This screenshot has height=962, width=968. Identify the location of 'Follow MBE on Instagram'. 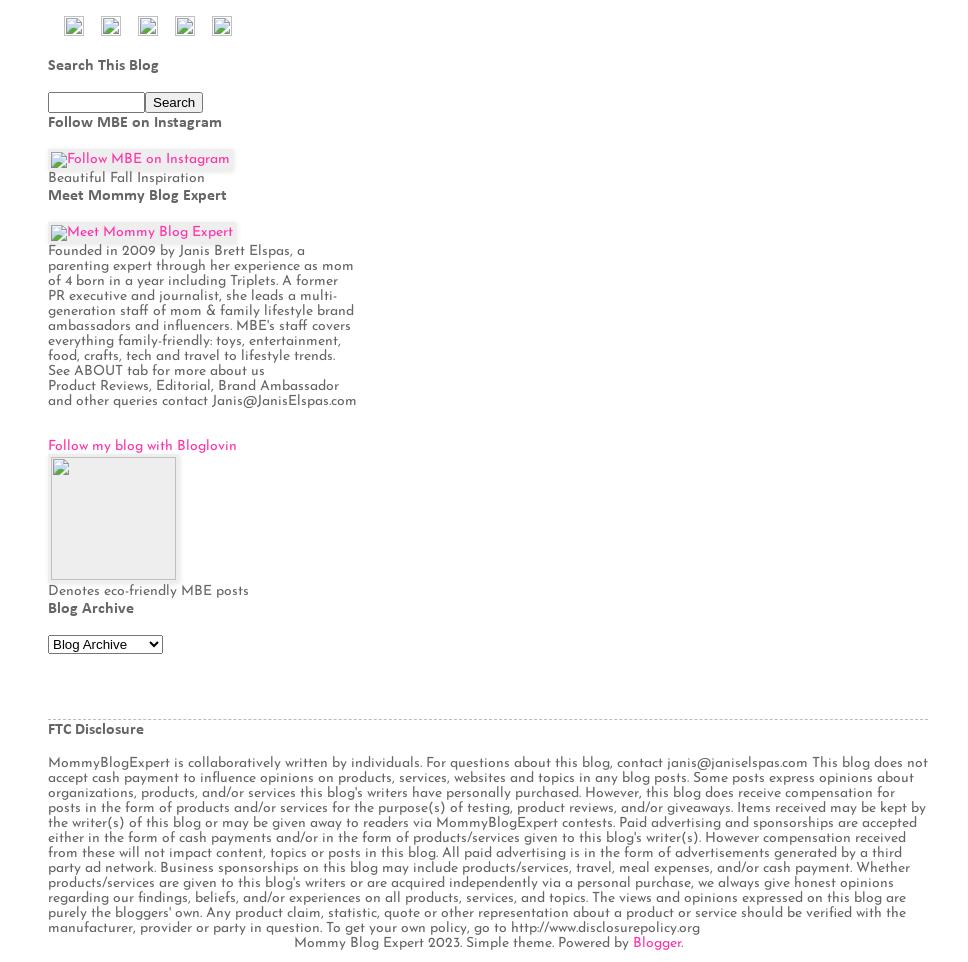
(47, 120).